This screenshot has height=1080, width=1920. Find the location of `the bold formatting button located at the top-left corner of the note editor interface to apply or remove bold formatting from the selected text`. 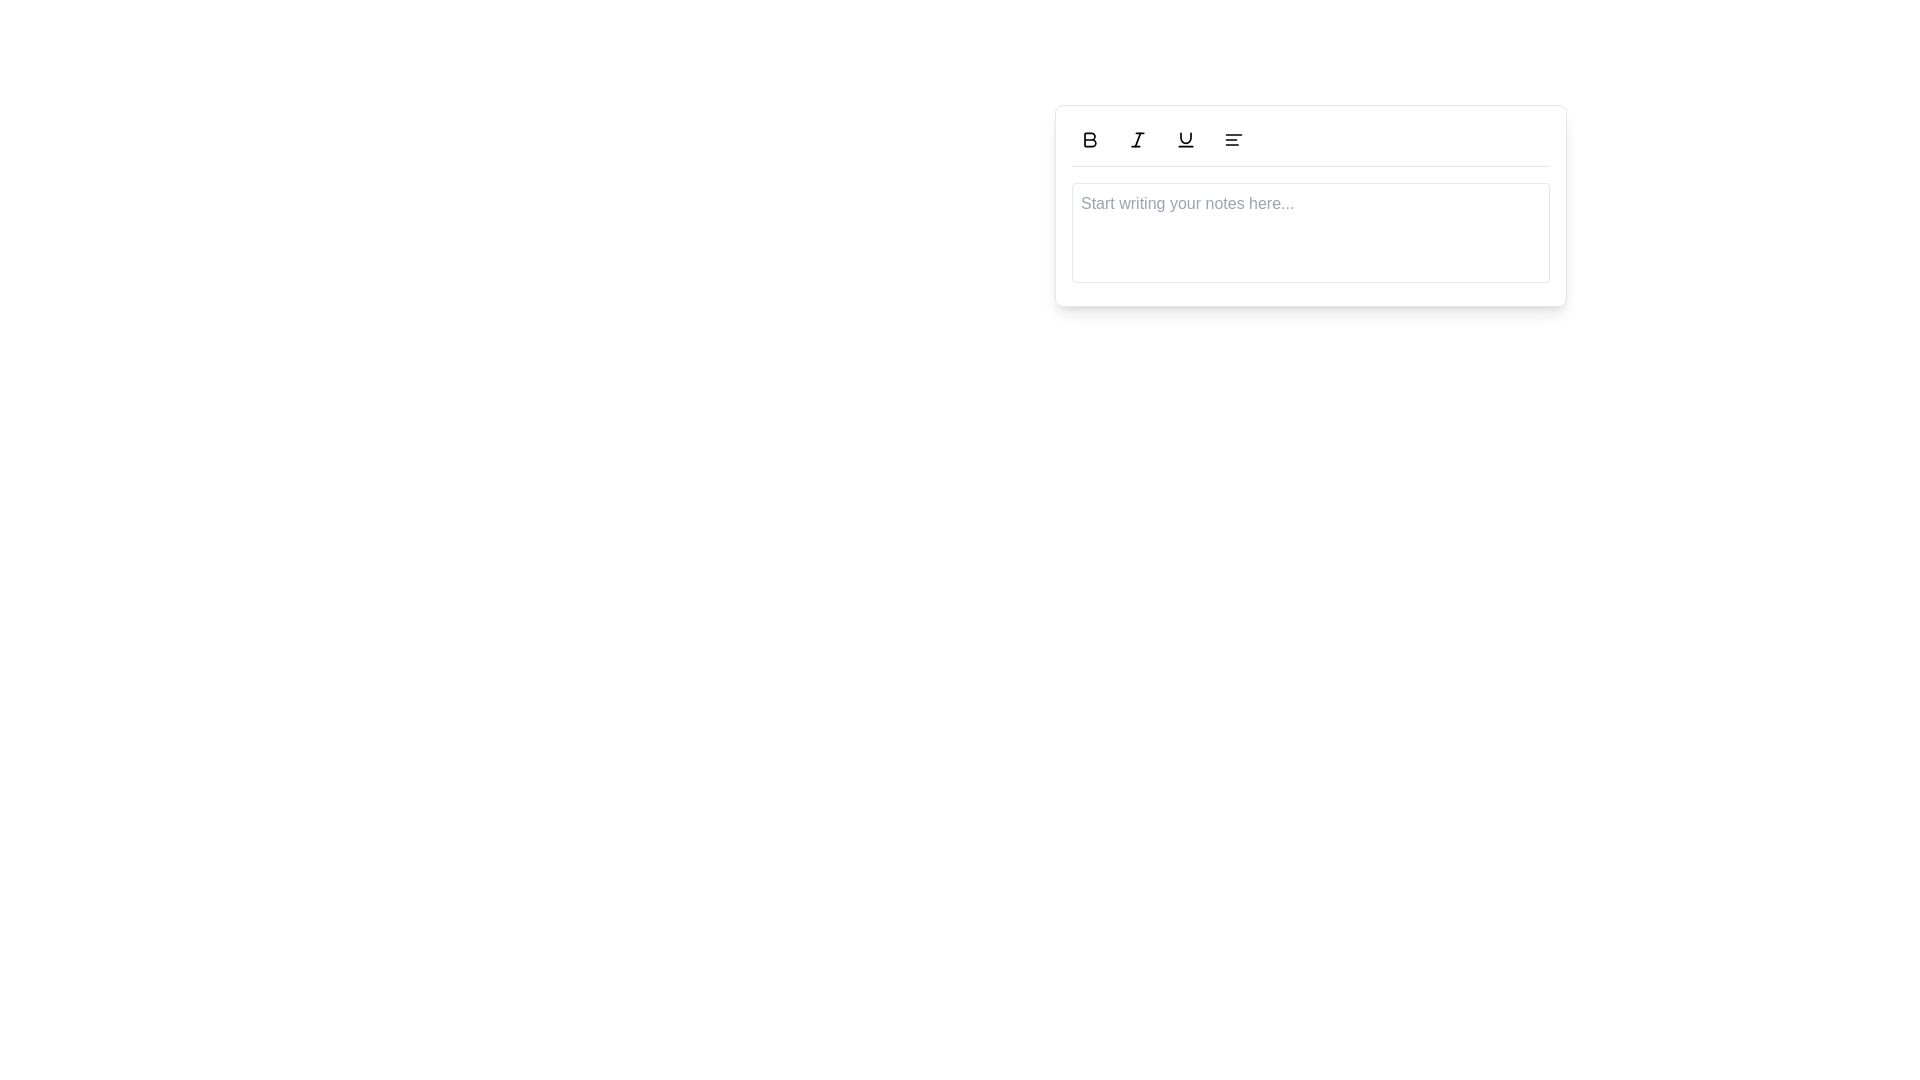

the bold formatting button located at the top-left corner of the note editor interface to apply or remove bold formatting from the selected text is located at coordinates (1088, 138).